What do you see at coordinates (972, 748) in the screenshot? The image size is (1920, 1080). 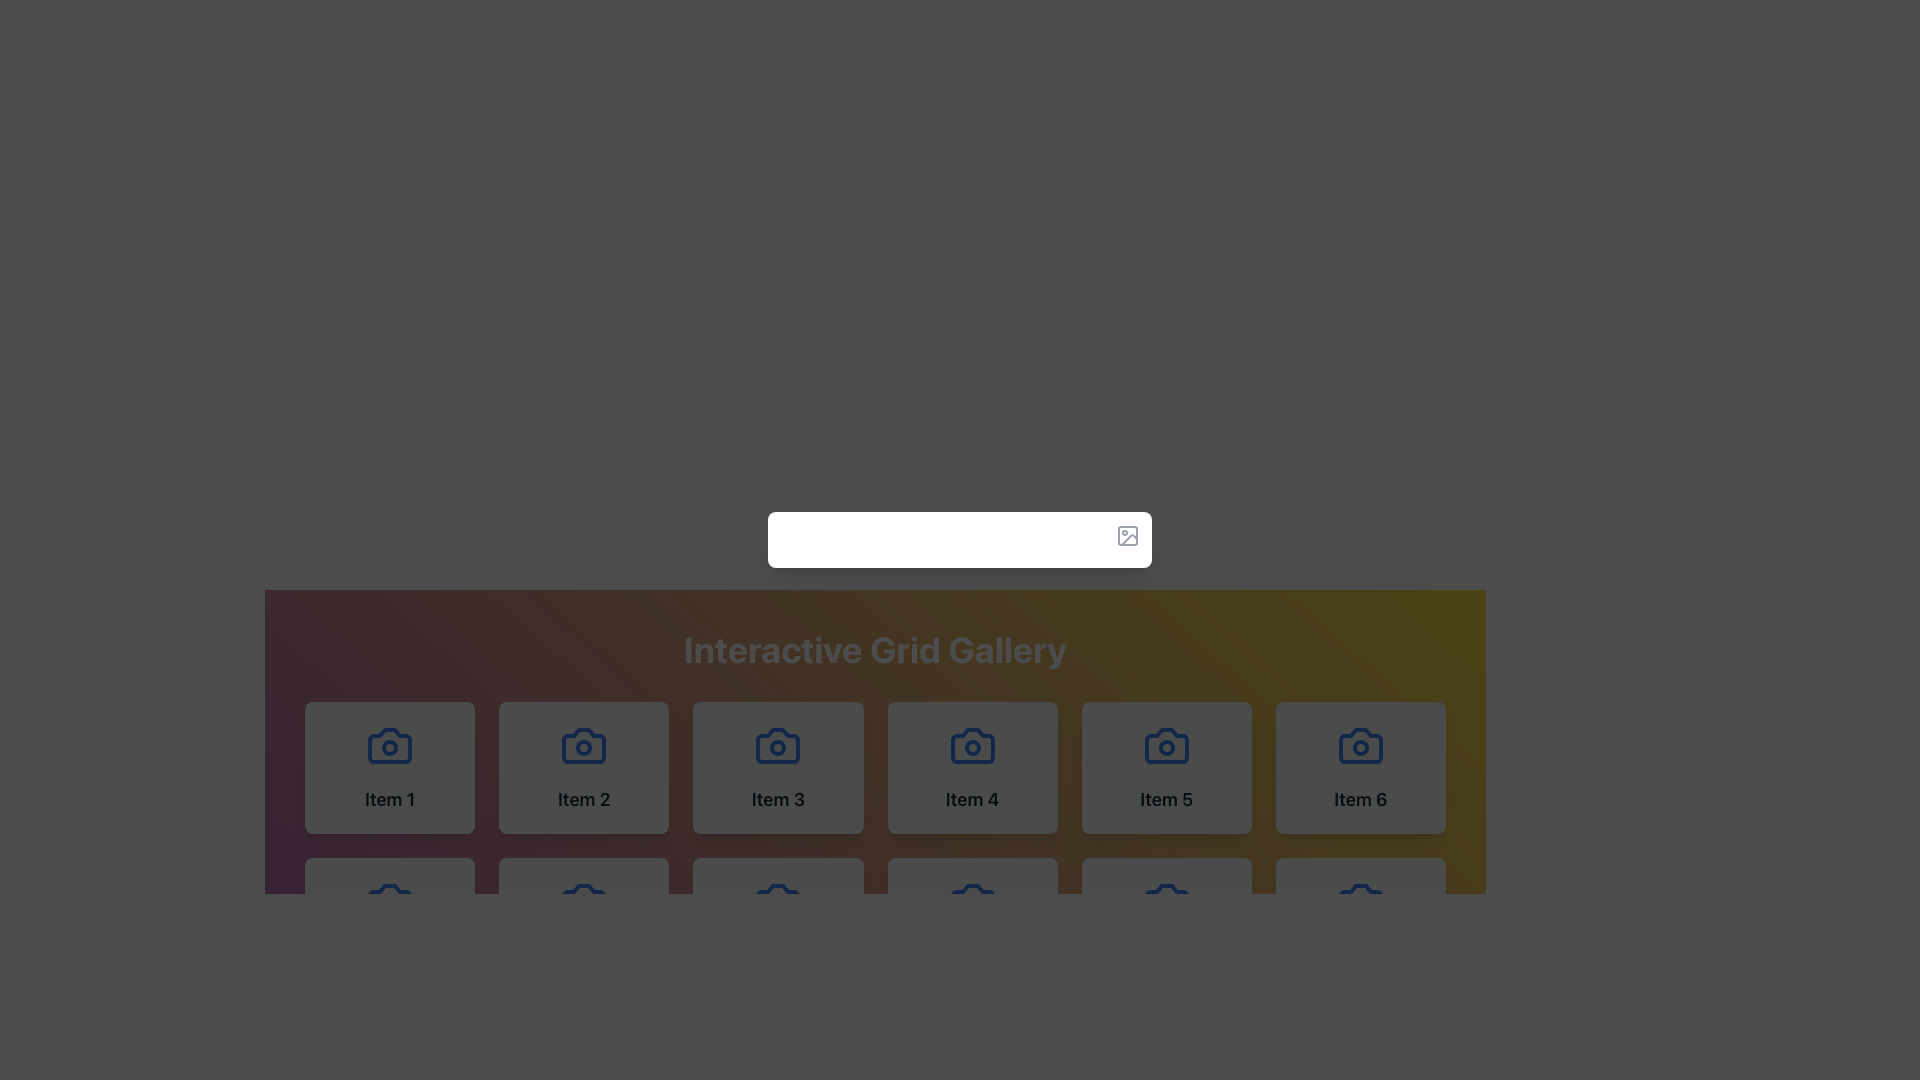 I see `the Circle SVG element that represents a lens or focal point on the fourth item card in the grid layout` at bounding box center [972, 748].